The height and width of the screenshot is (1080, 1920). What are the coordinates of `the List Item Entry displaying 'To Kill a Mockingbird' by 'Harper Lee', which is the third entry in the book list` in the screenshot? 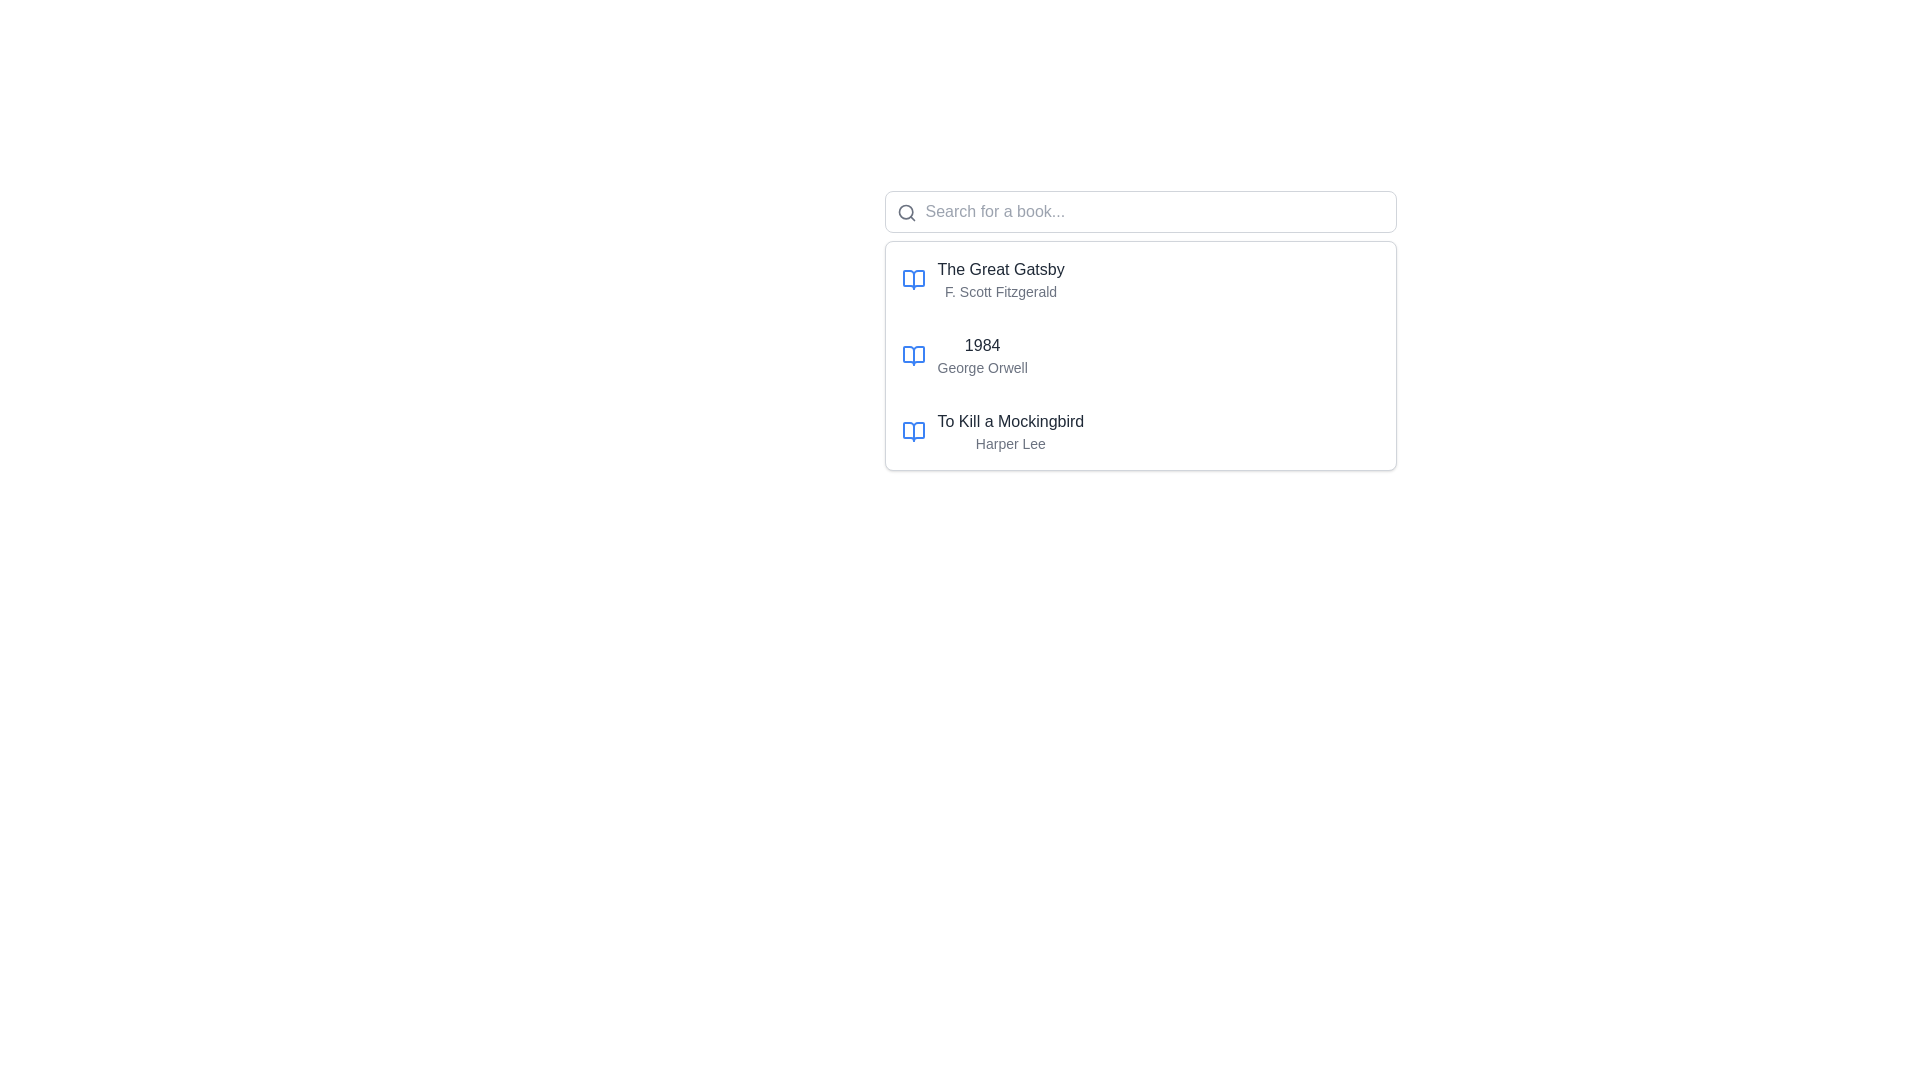 It's located at (1140, 431).